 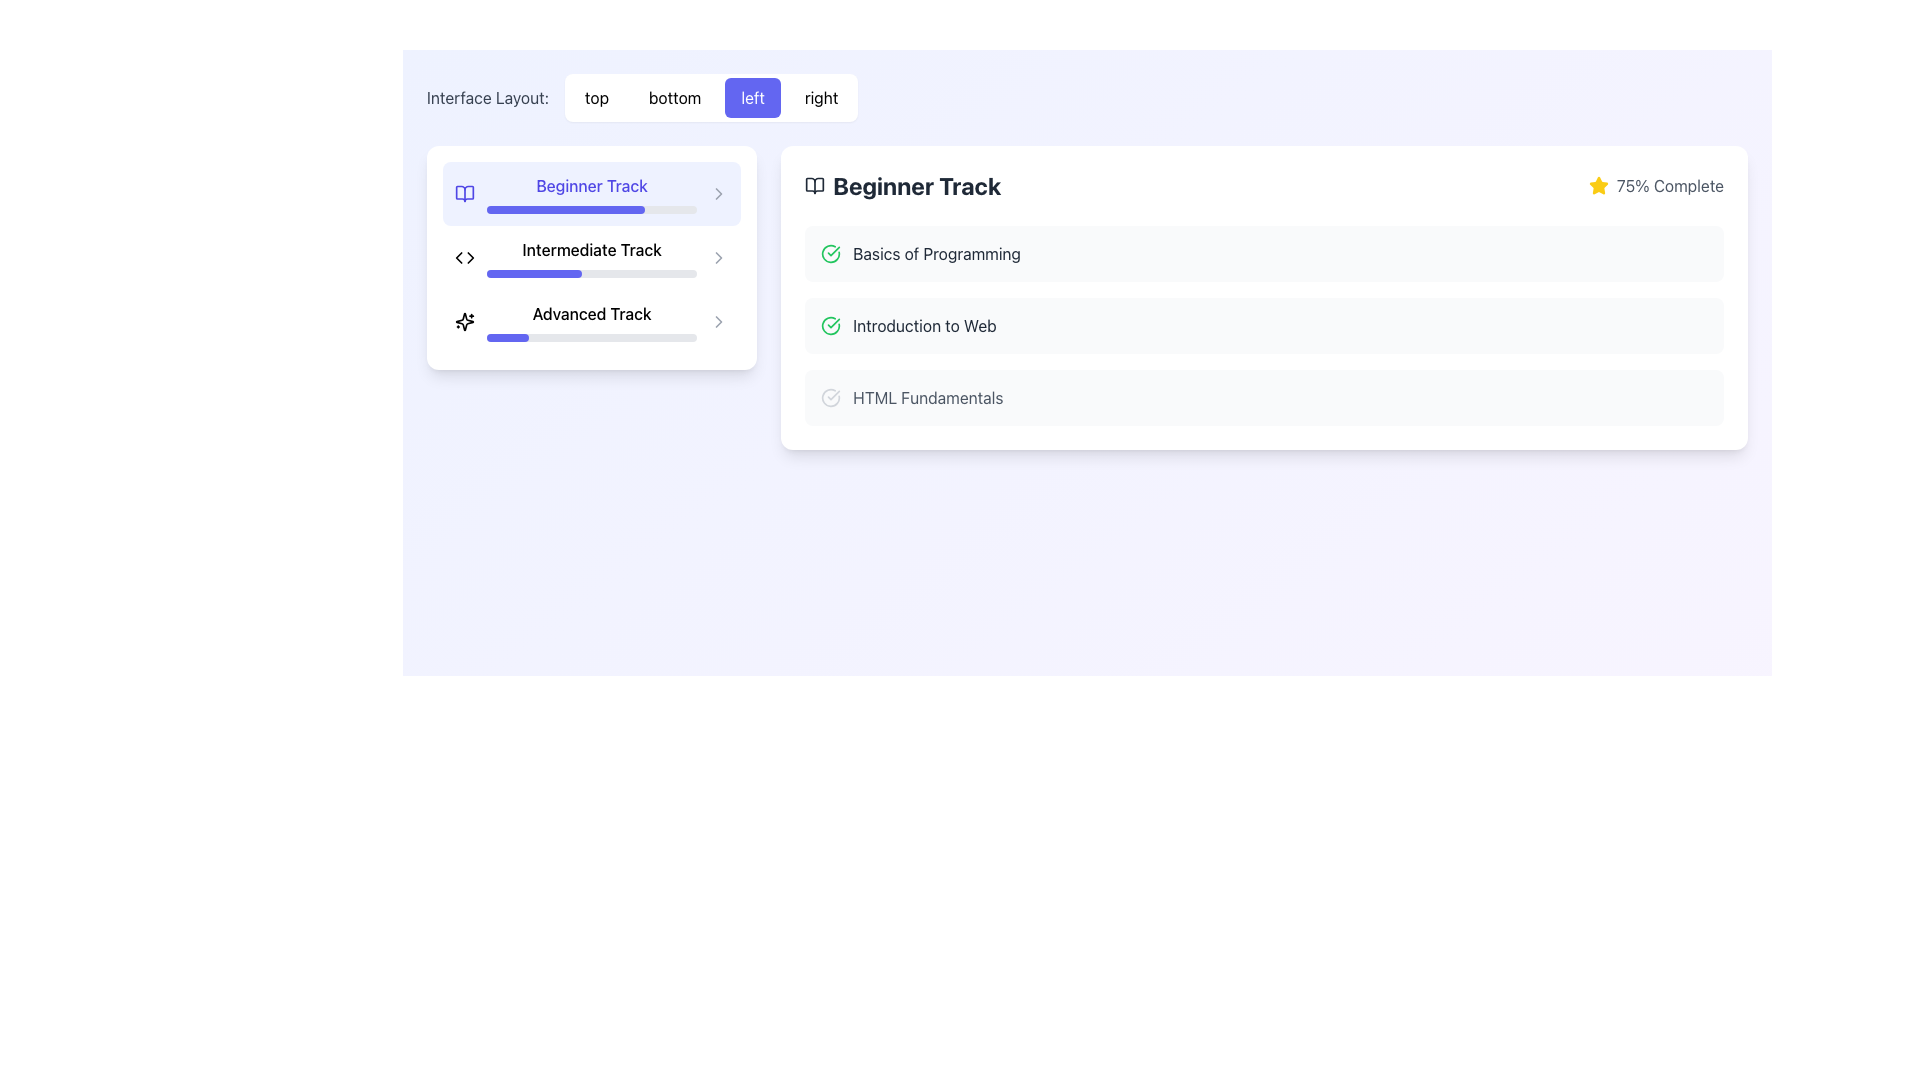 I want to click on the right-facing chevron icon used for navigation at the end of the 'Intermediate Track' list item, so click(x=719, y=257).